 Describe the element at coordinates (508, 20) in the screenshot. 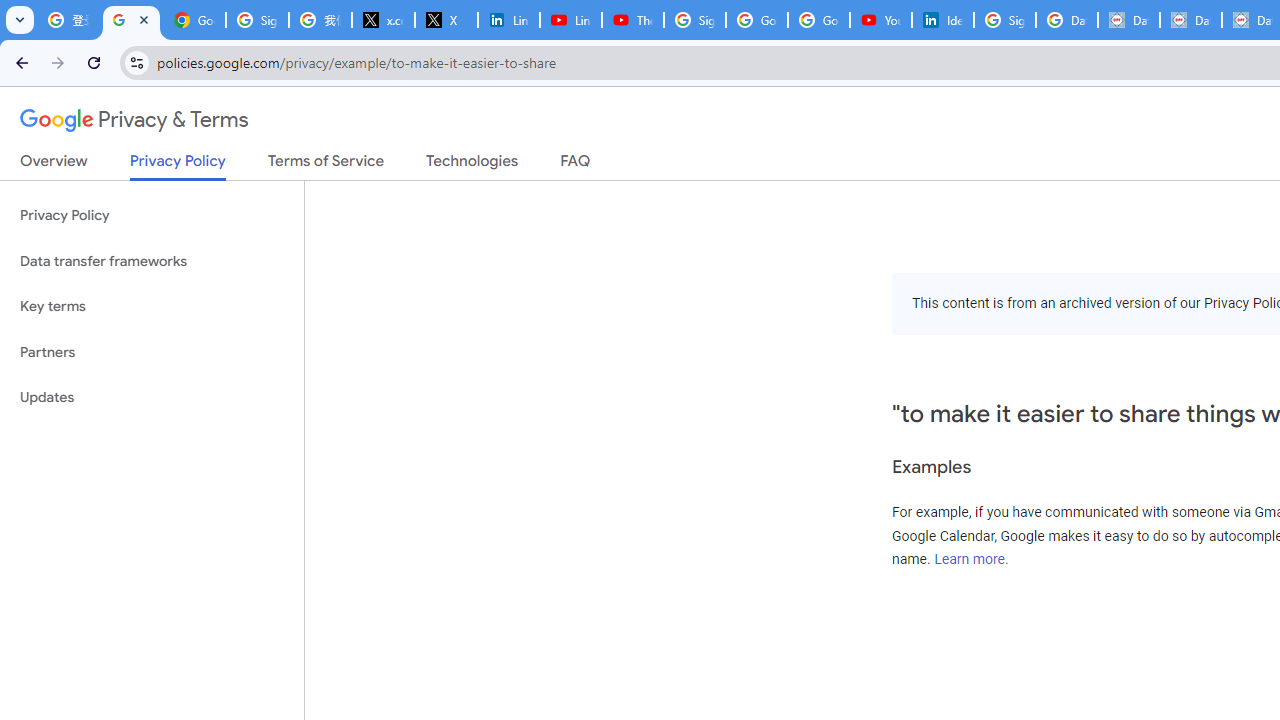

I see `'LinkedIn Privacy Policy'` at that location.